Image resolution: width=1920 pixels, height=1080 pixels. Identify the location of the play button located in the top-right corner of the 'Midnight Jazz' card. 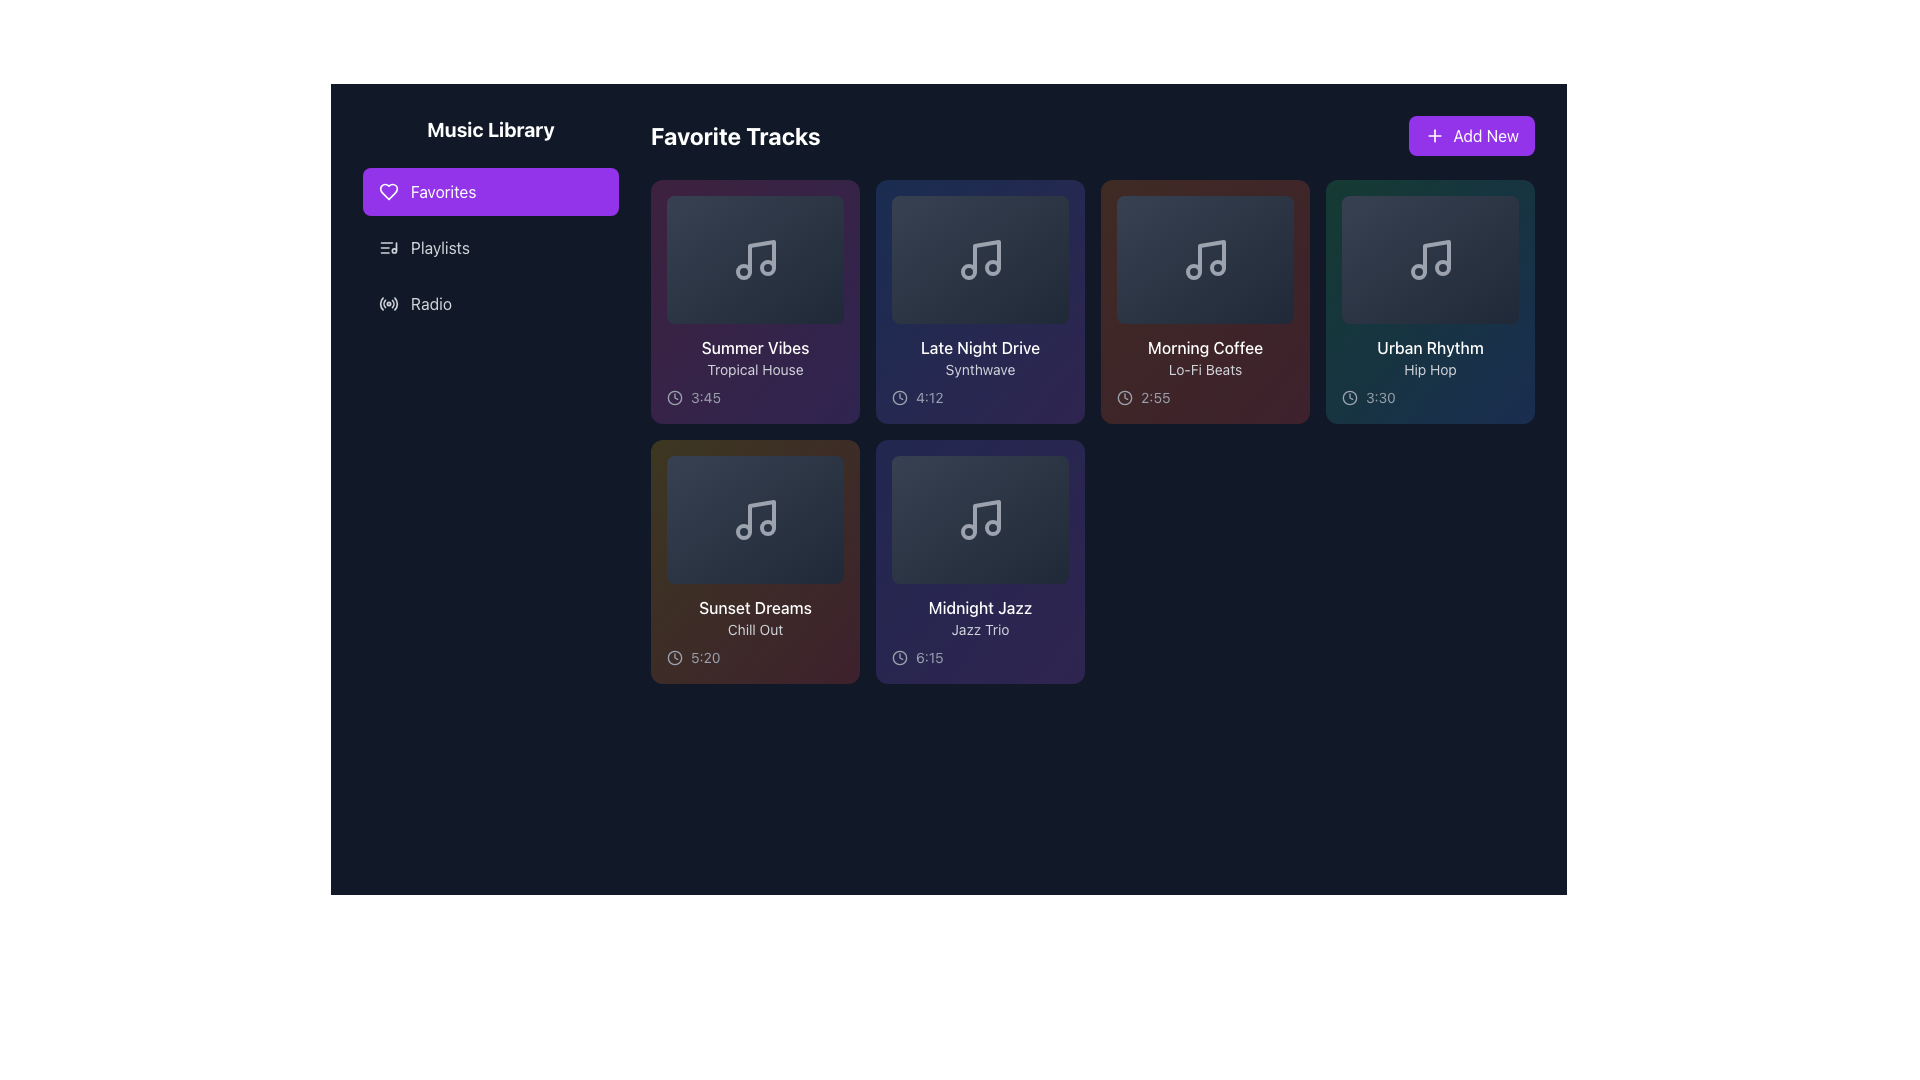
(1055, 467).